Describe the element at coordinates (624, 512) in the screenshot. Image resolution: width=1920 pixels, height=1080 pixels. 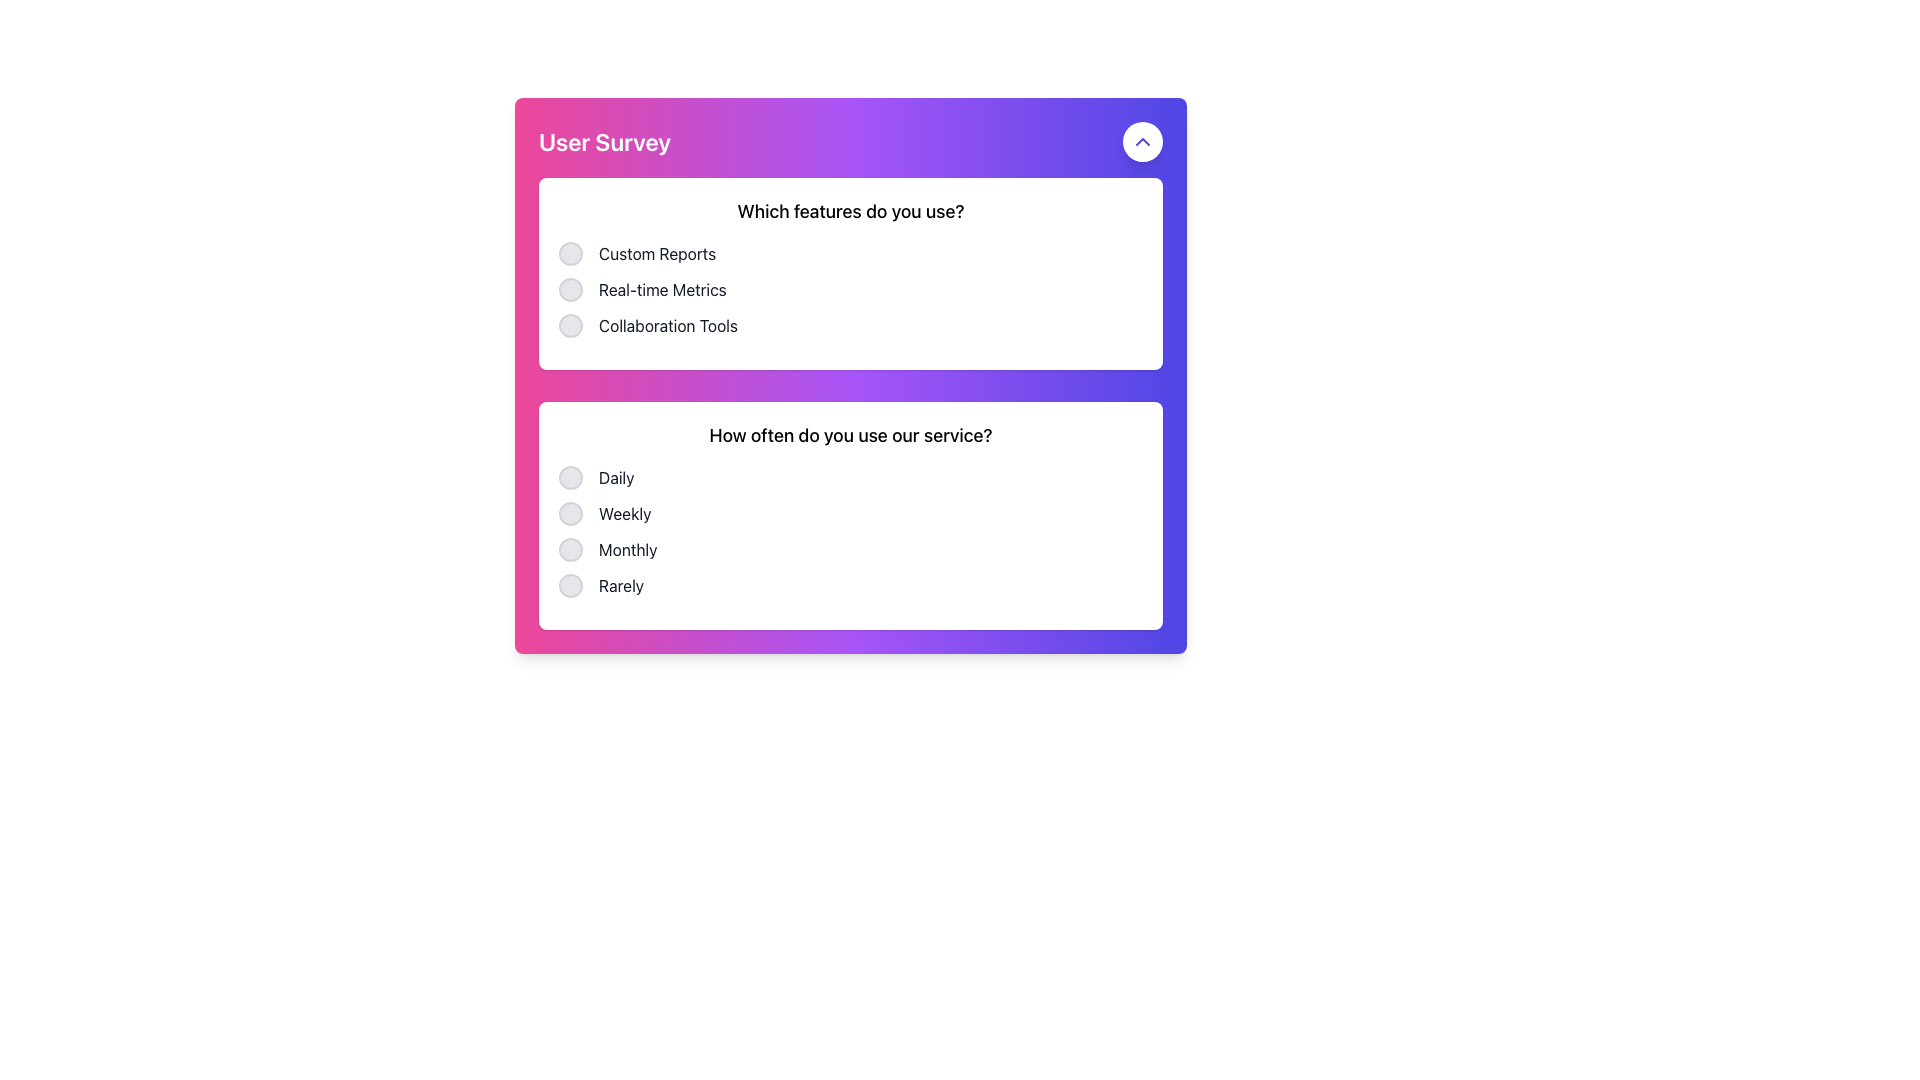
I see `the text label 'Weekly' which is in dark gray font and aligned with the radio button to its left, part of the options under the question 'How often do you use our service?'` at that location.